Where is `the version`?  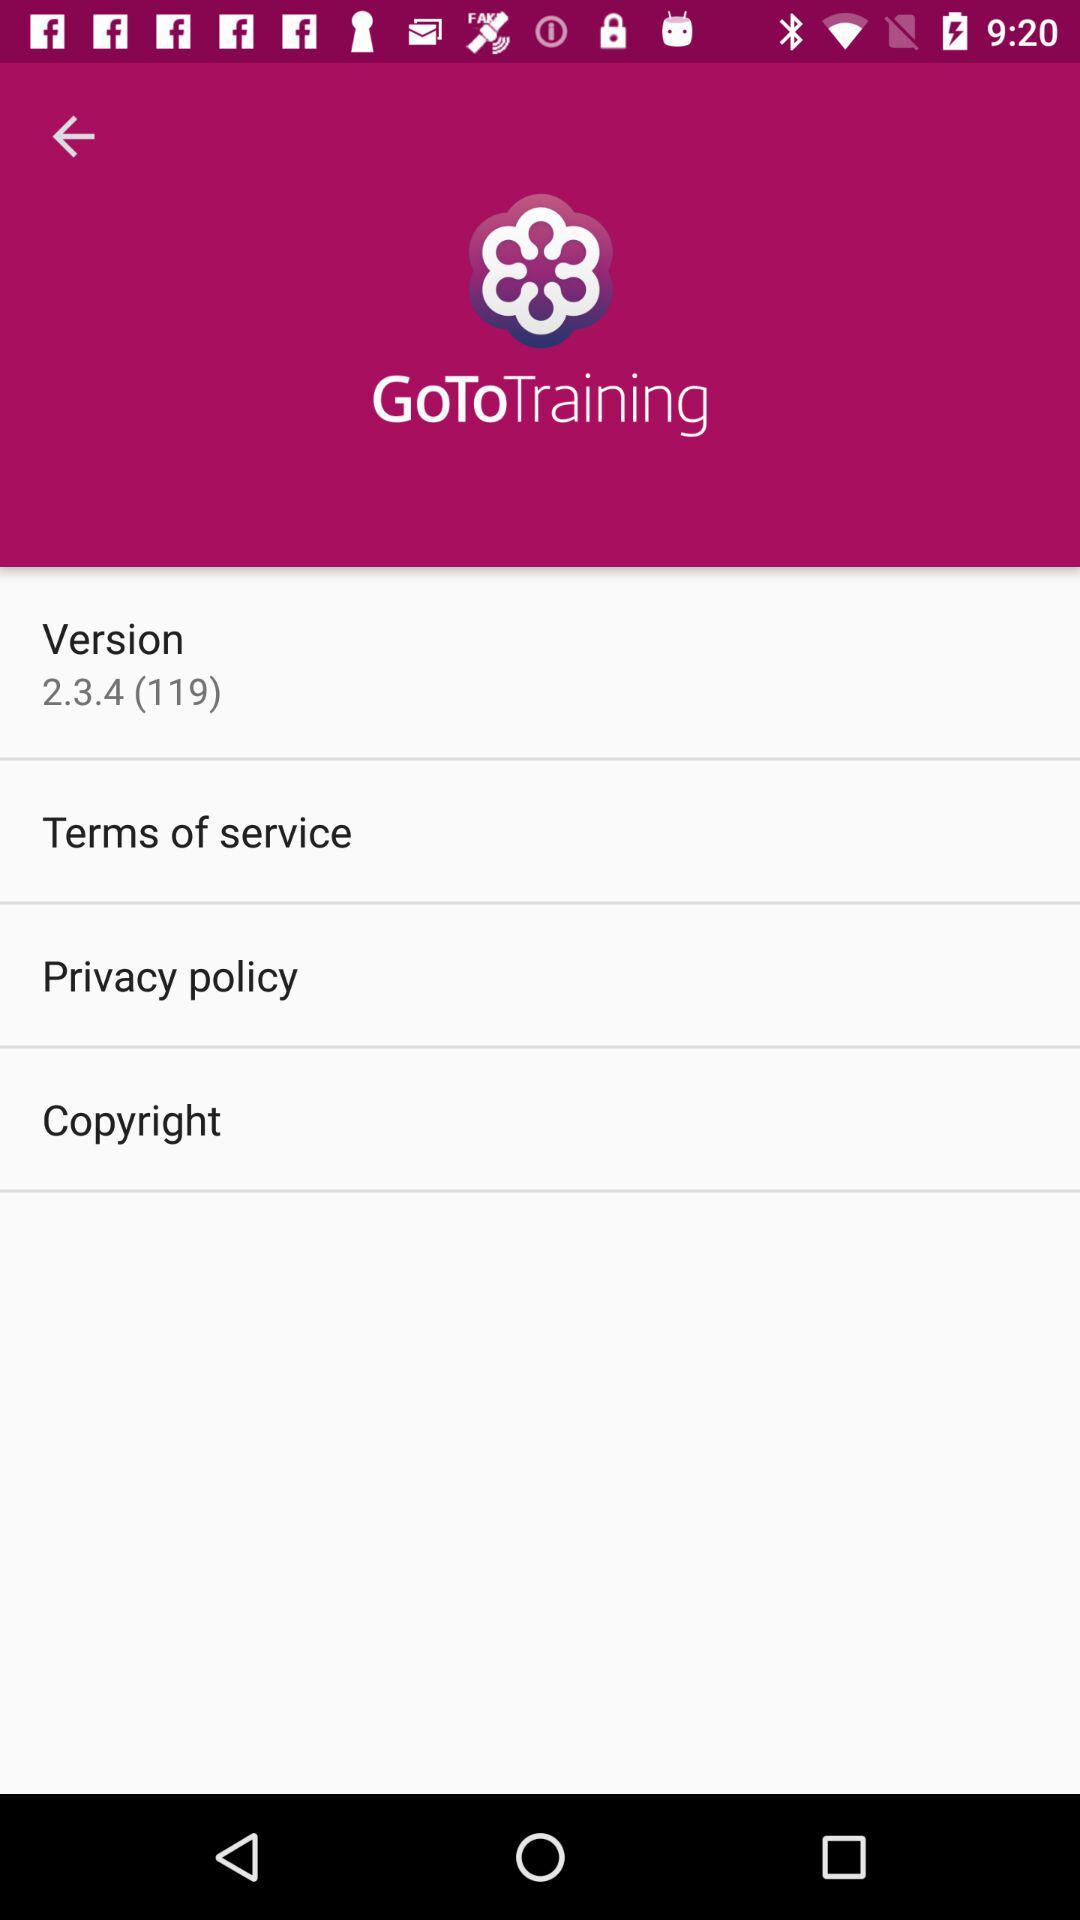 the version is located at coordinates (113, 636).